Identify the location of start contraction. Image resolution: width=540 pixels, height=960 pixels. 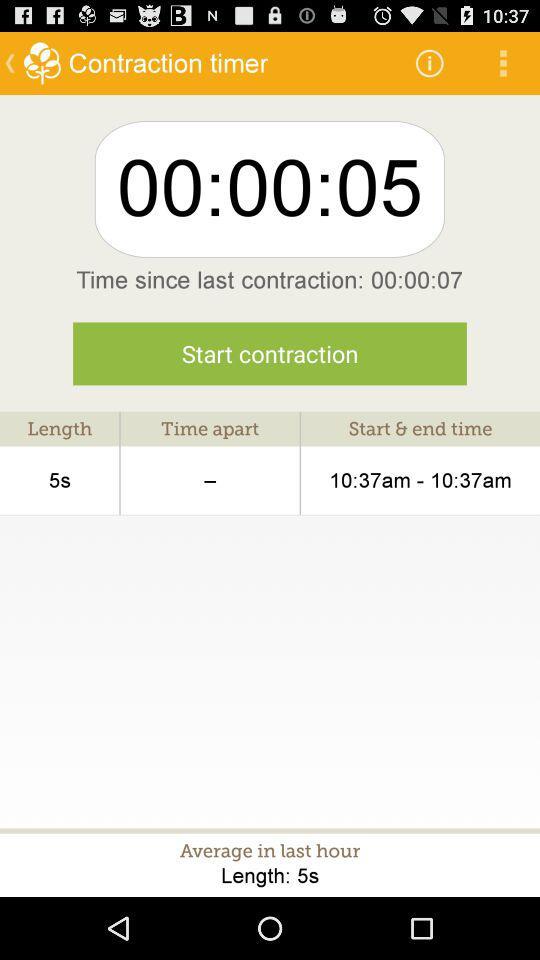
(270, 353).